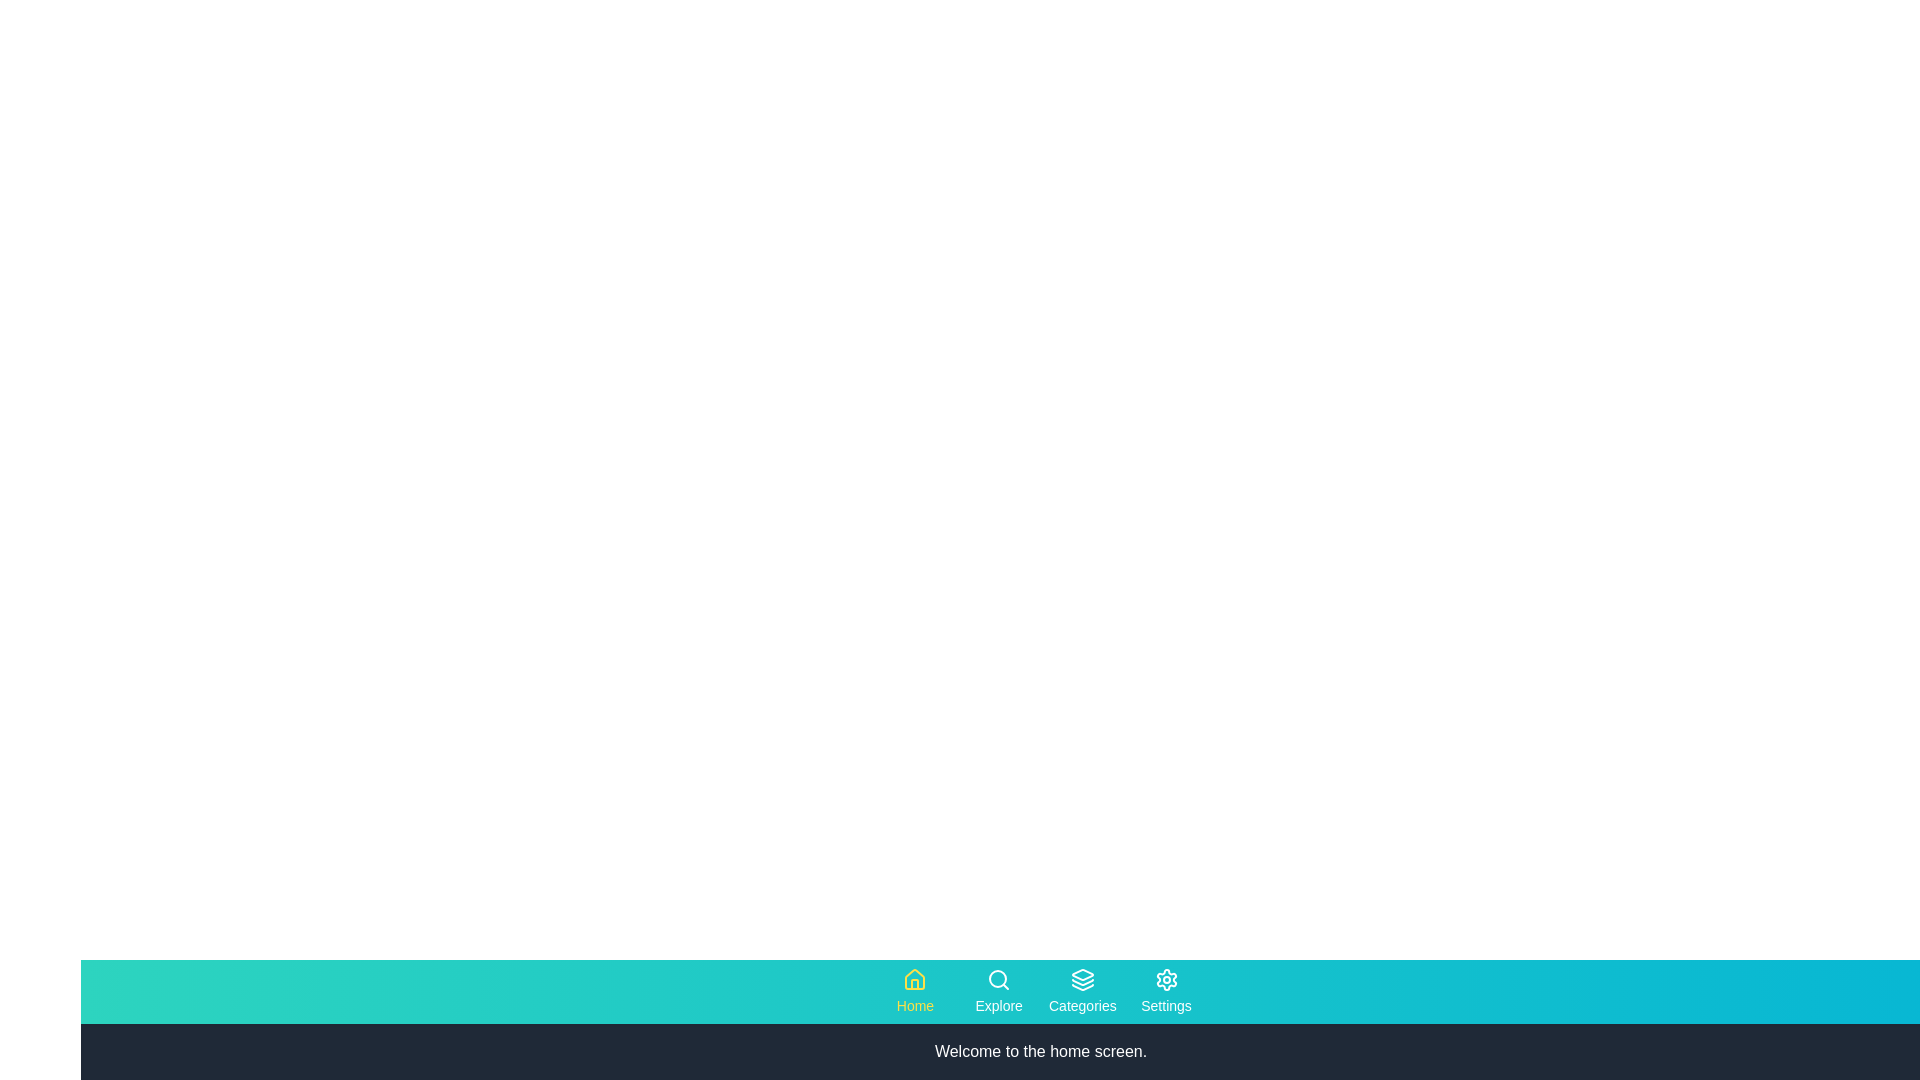  I want to click on the Home tab to navigate to the corresponding section, so click(914, 991).